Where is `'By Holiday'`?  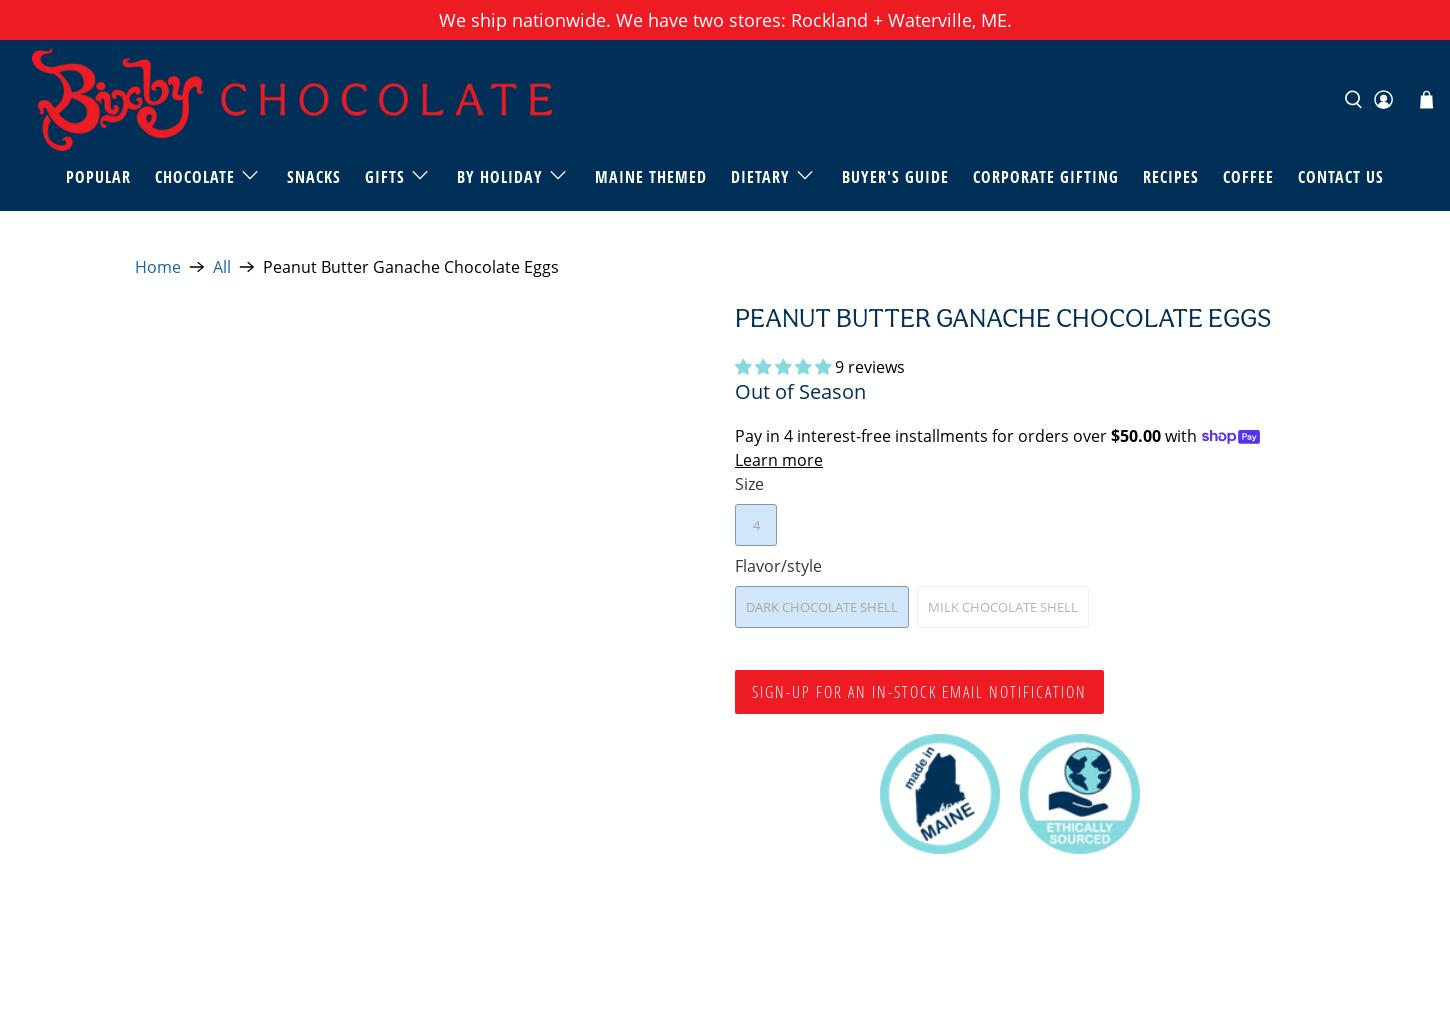
'By Holiday' is located at coordinates (499, 175).